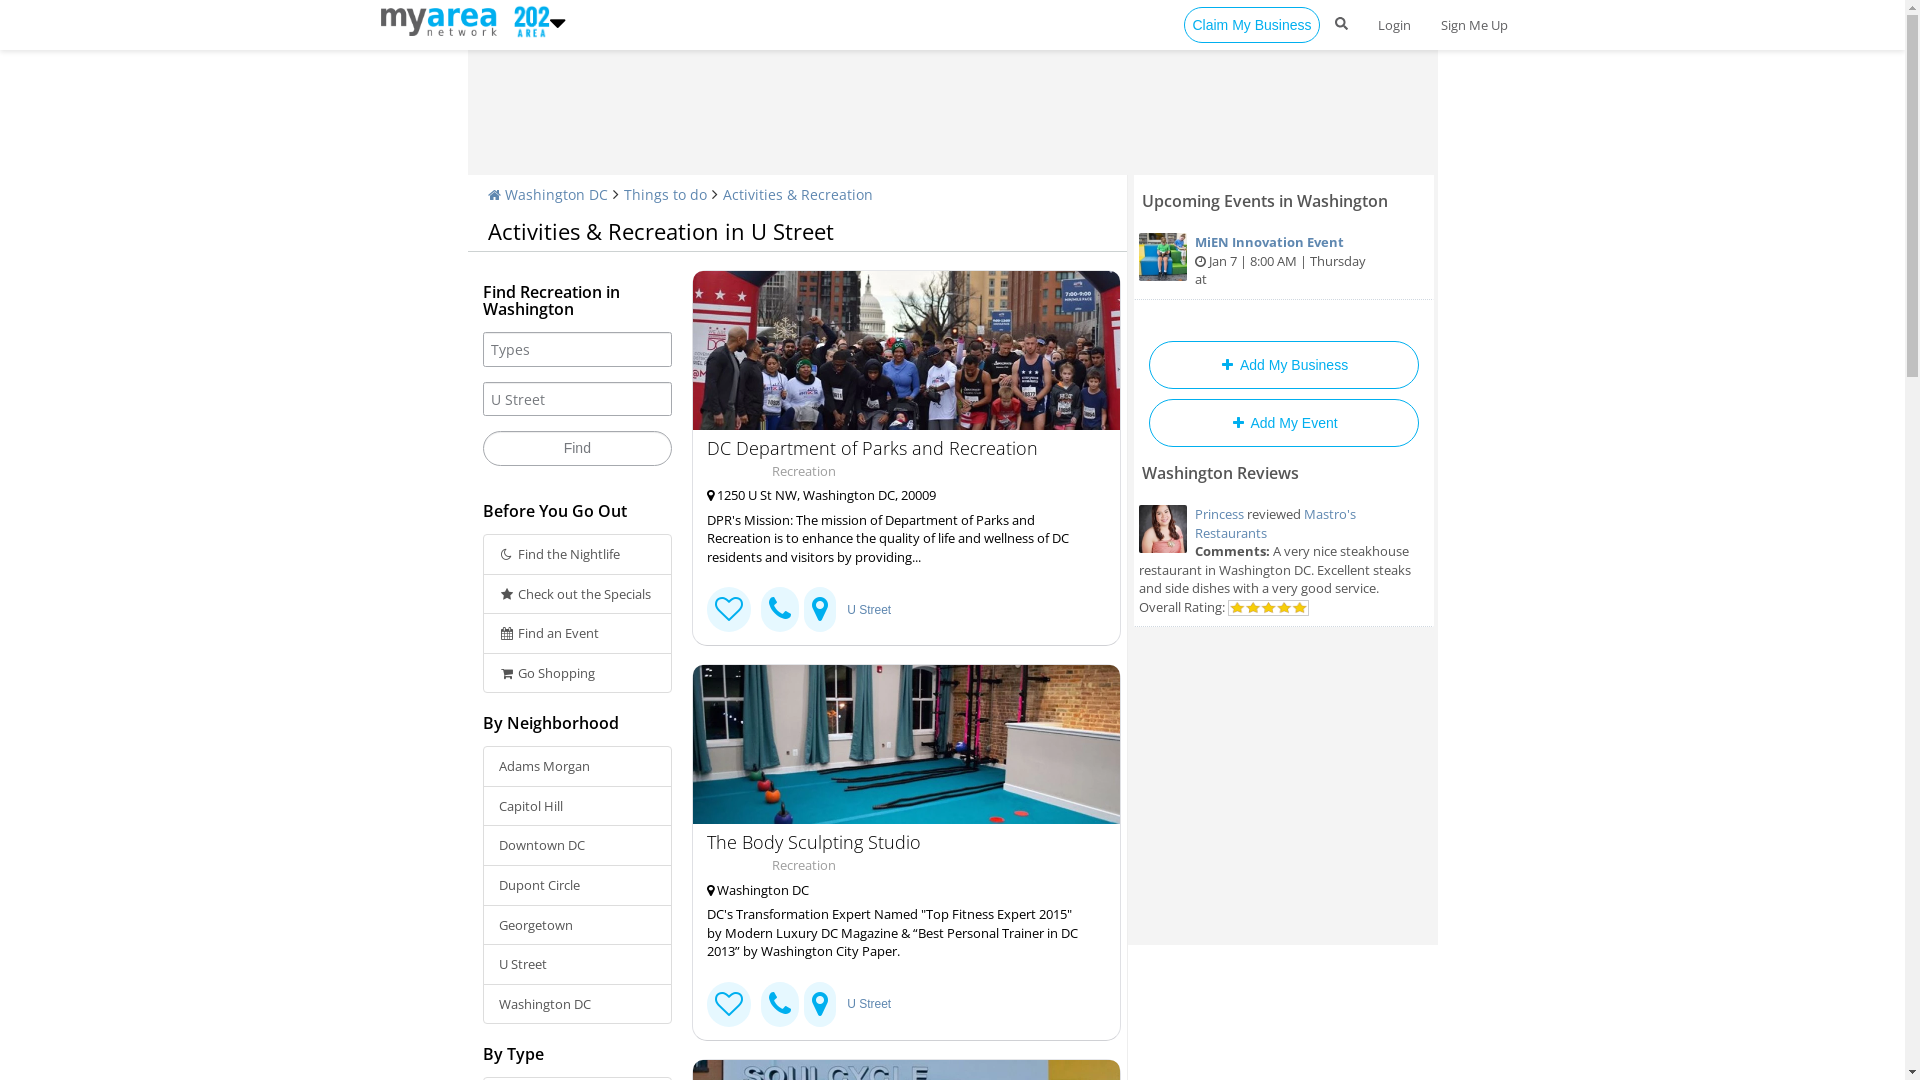 This screenshot has width=1920, height=1080. Describe the element at coordinates (481, 765) in the screenshot. I see `'Adams Morgan'` at that location.